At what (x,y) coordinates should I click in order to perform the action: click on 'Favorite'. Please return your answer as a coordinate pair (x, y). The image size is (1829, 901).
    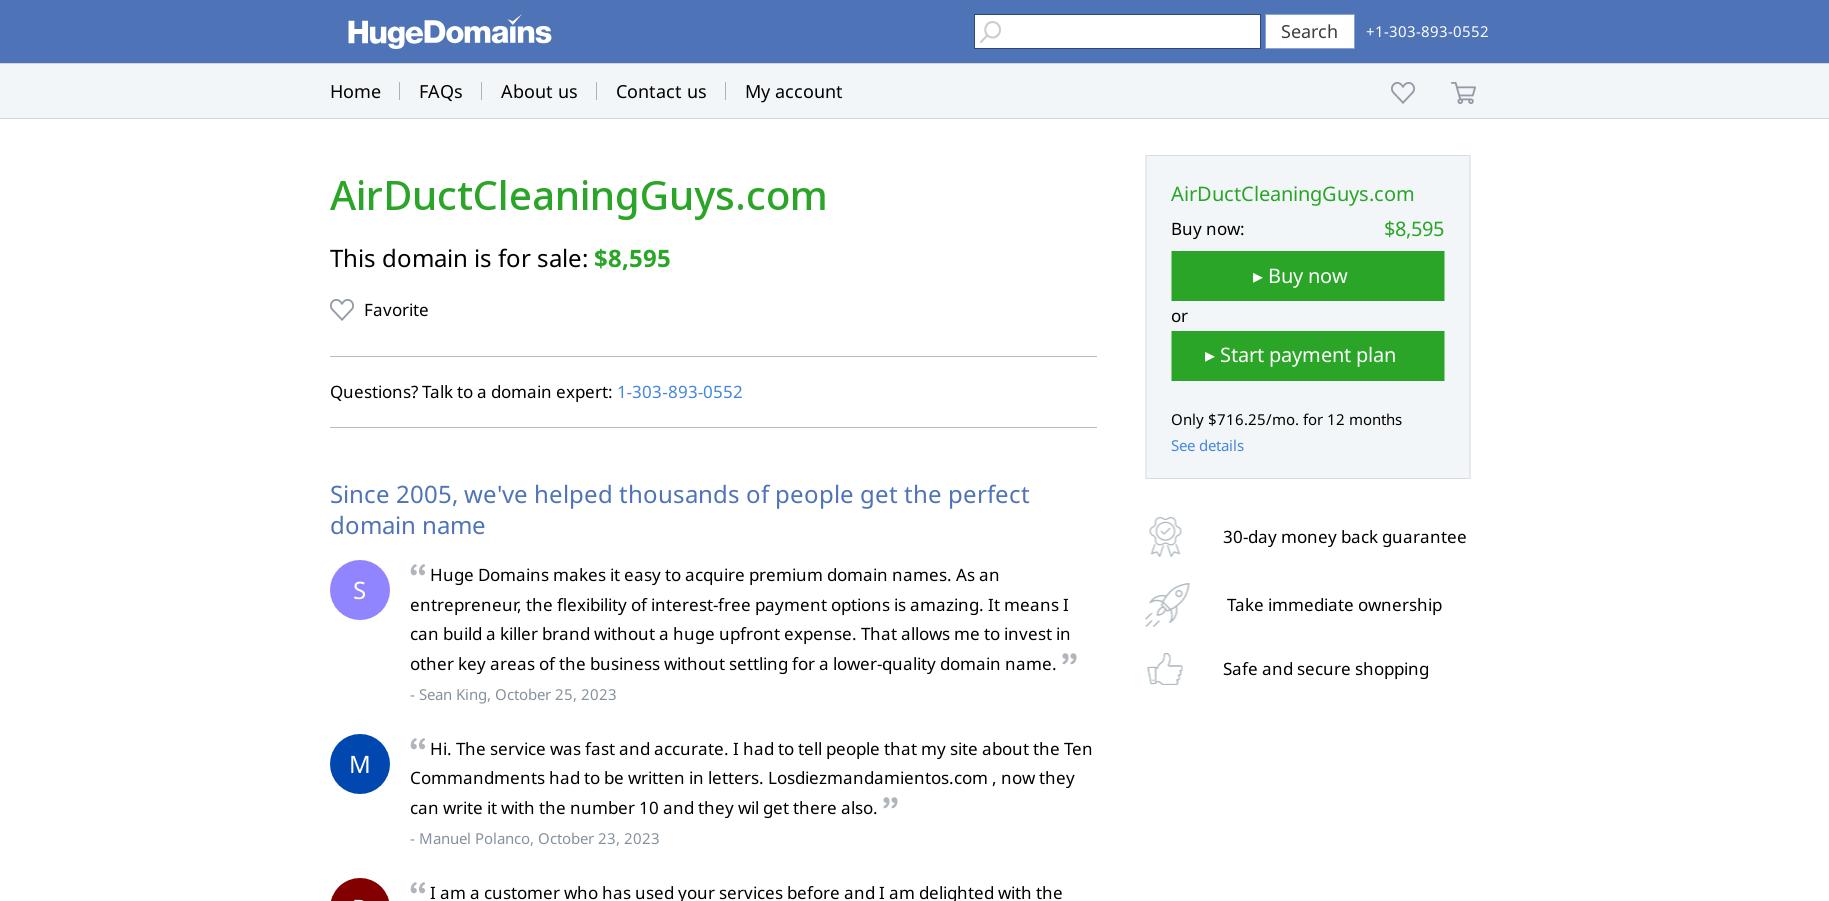
    Looking at the image, I should click on (395, 309).